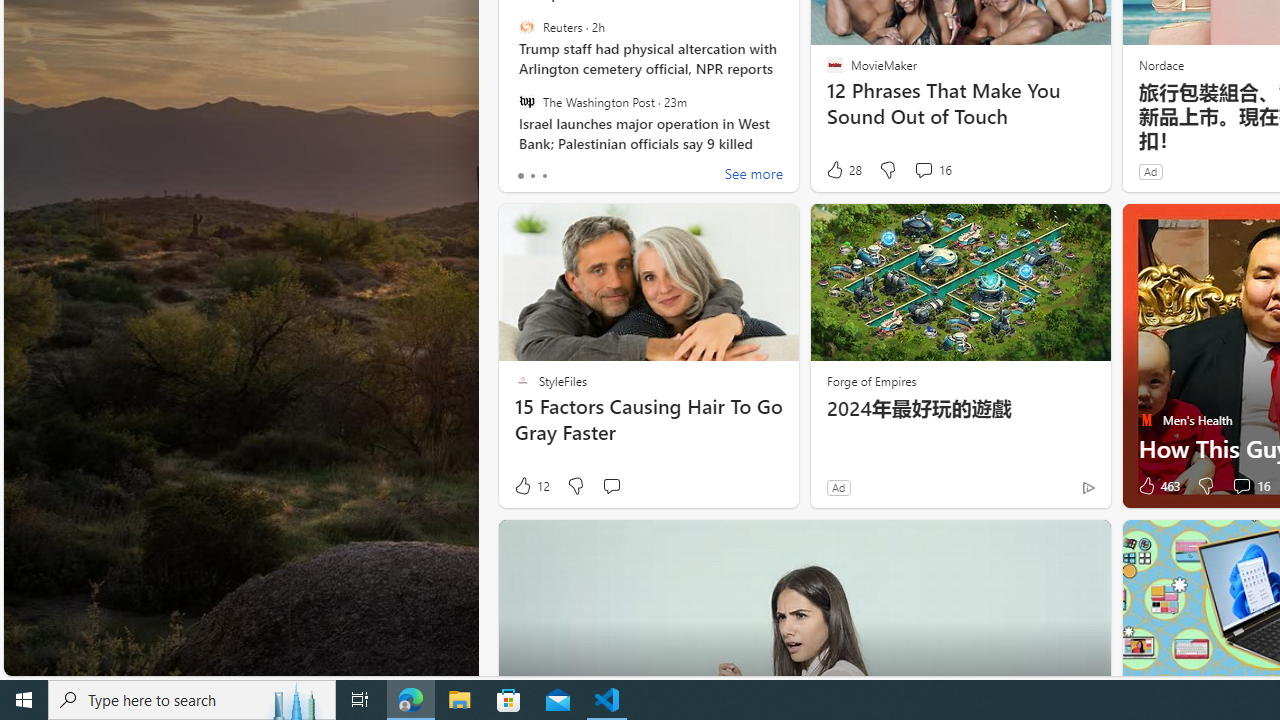  What do you see at coordinates (526, 27) in the screenshot?
I see `'Reuters'` at bounding box center [526, 27].